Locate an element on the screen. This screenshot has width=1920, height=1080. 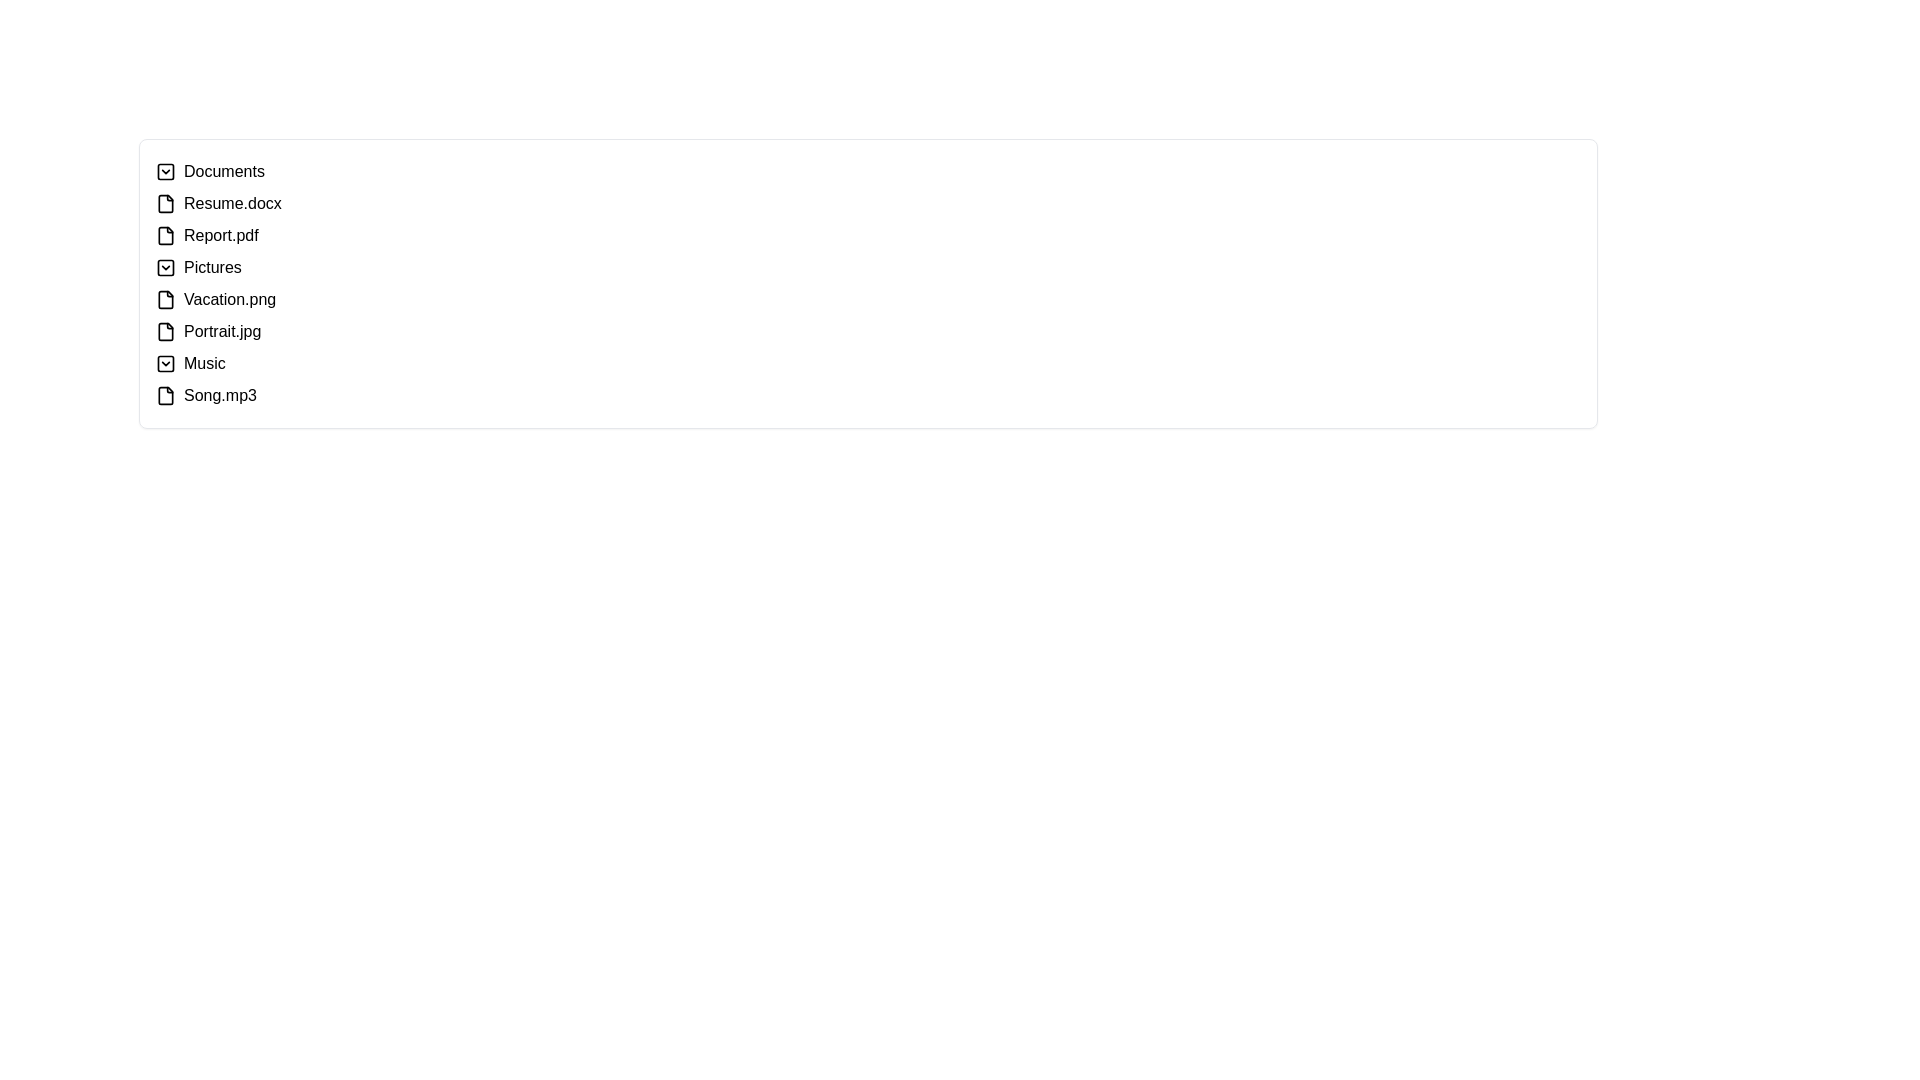
the file icon representing 'Report.pdf', which is a small rectangular icon with a fold-over corner located at the start of the file list is located at coordinates (166, 234).